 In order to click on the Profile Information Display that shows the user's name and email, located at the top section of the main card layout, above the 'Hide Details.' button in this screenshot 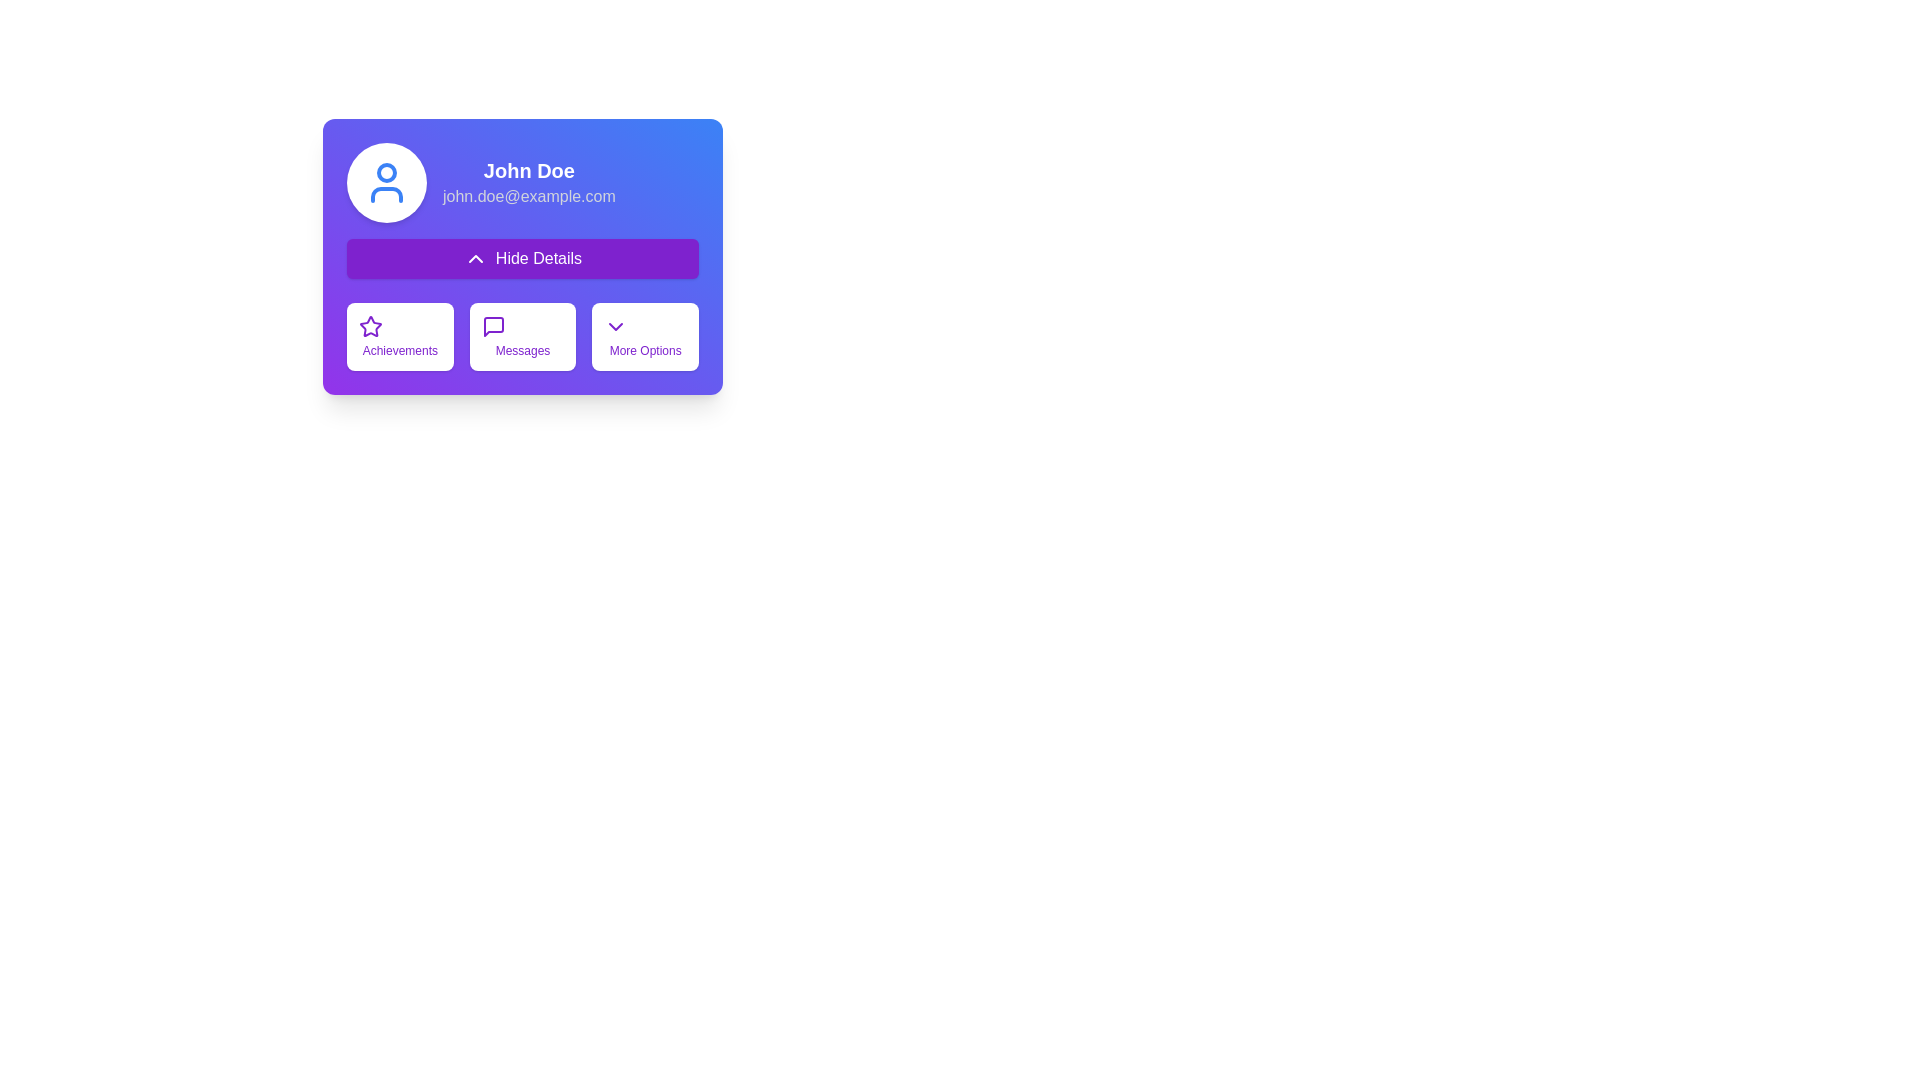, I will do `click(523, 182)`.